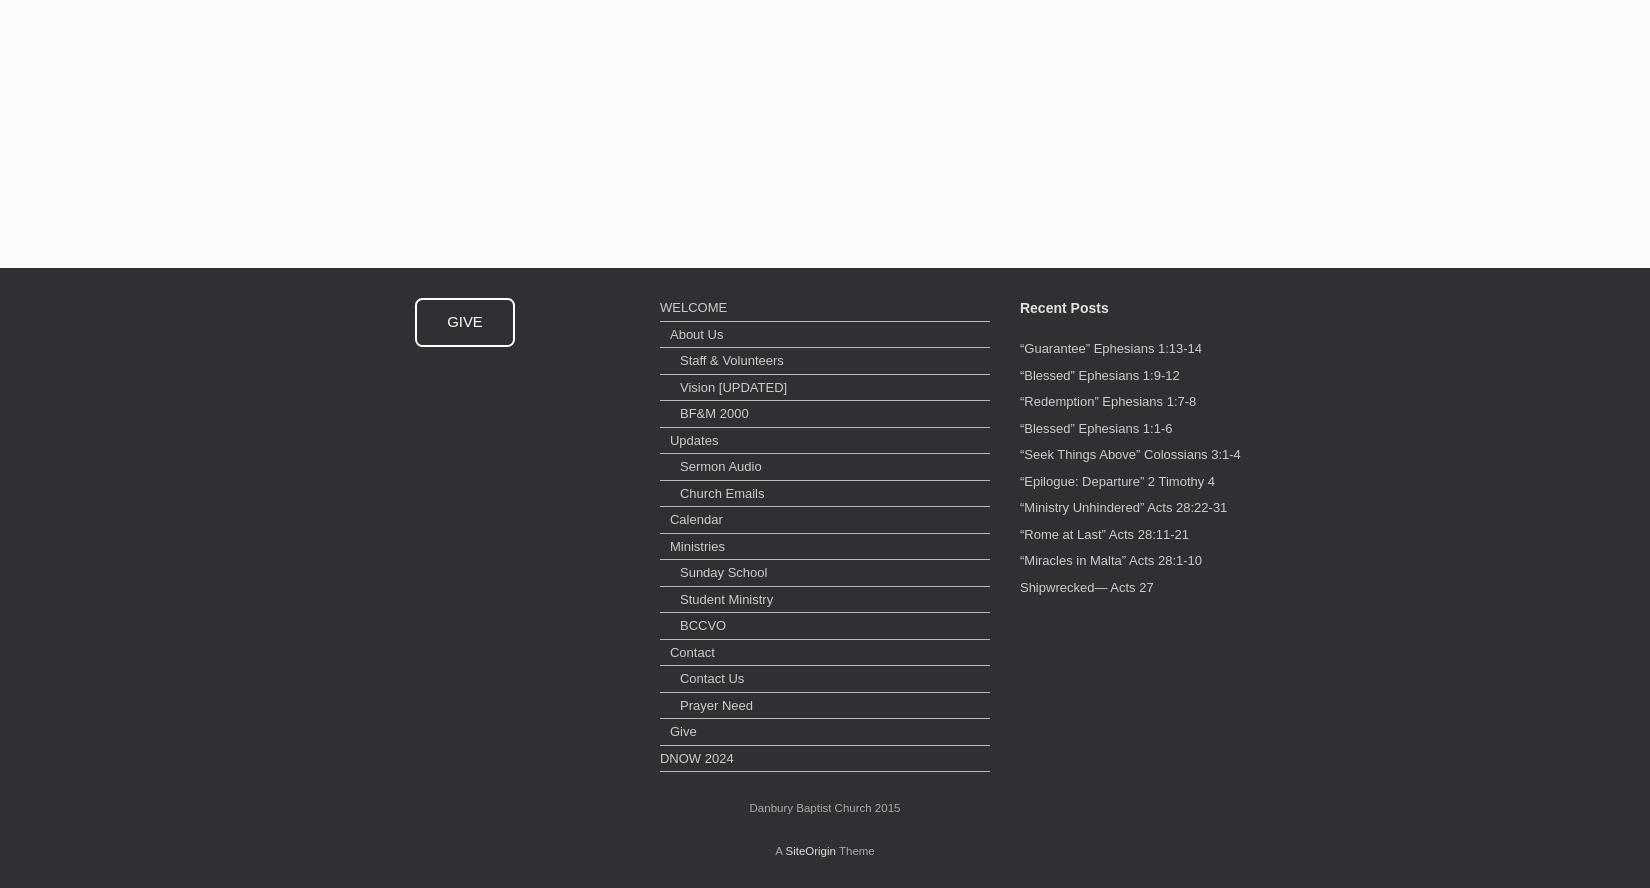 This screenshot has height=888, width=1650. Describe the element at coordinates (694, 333) in the screenshot. I see `'About Us'` at that location.